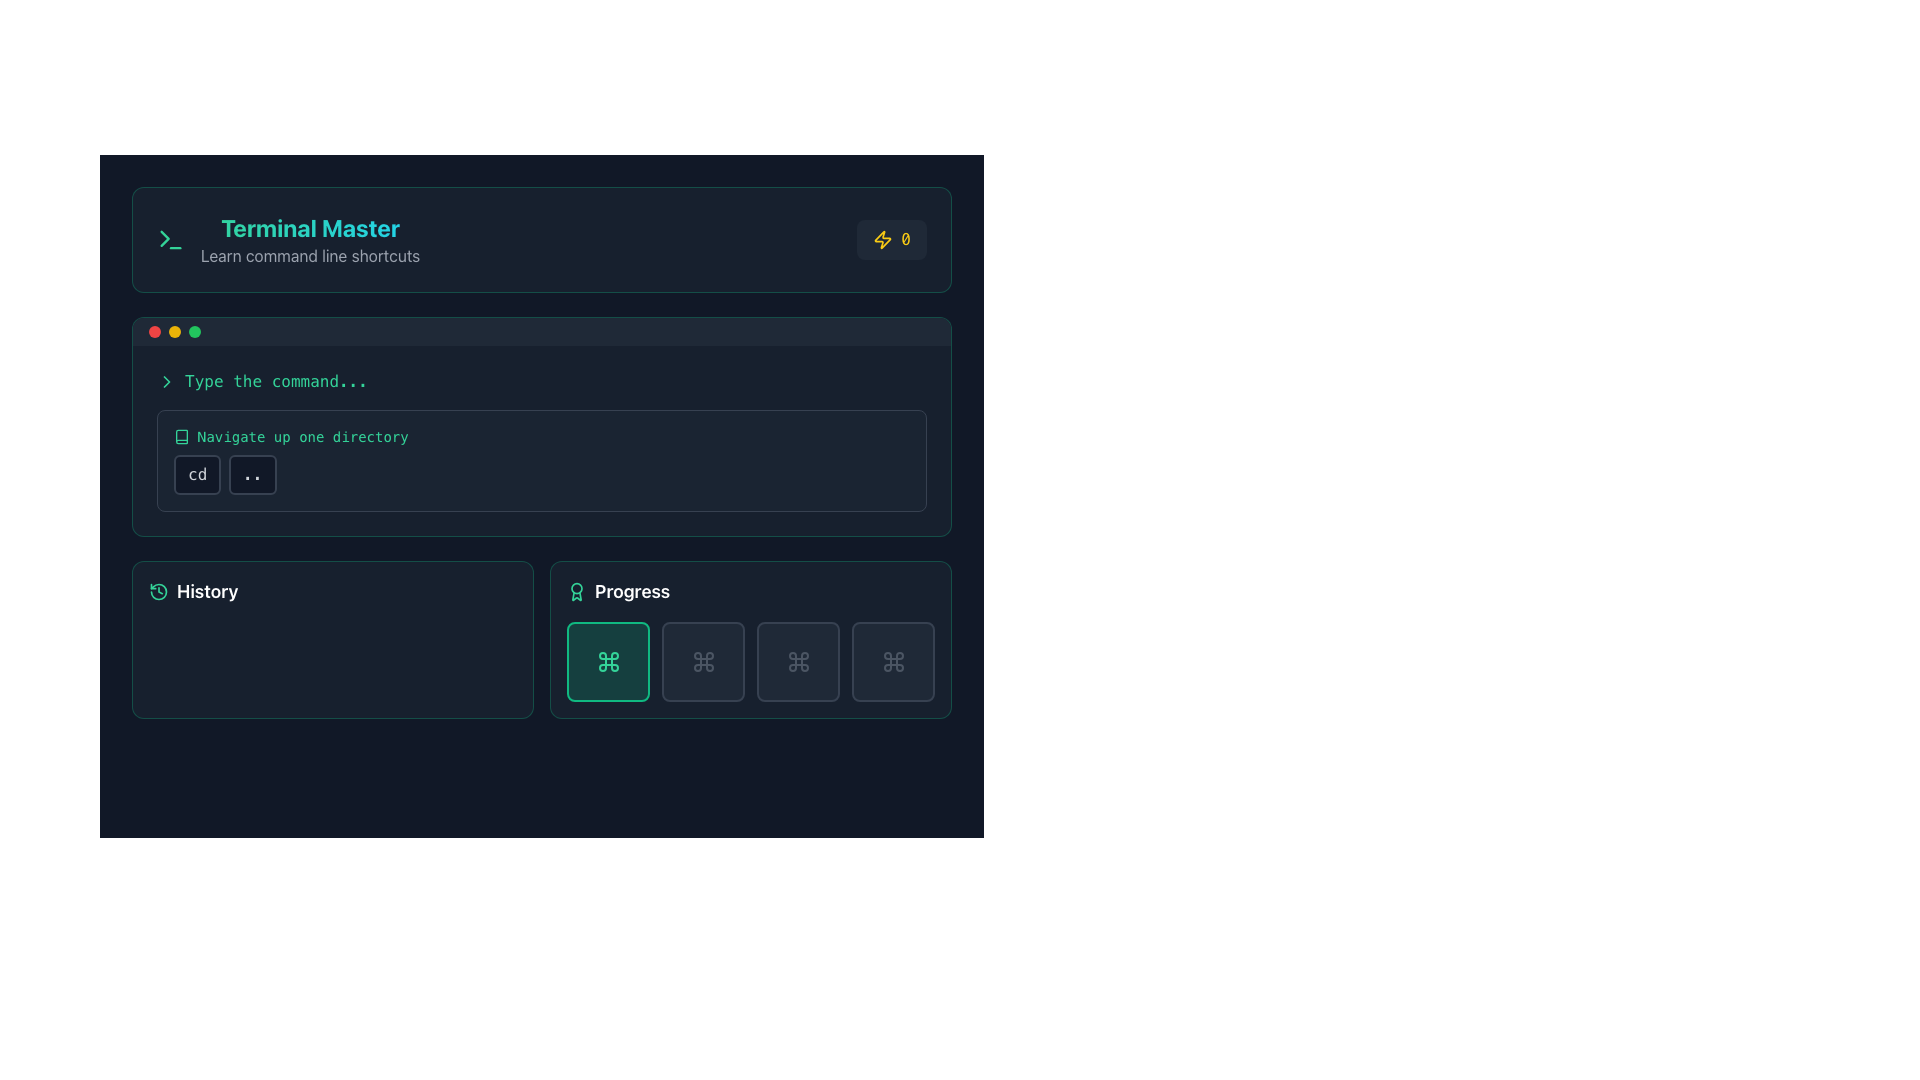 The height and width of the screenshot is (1080, 1920). I want to click on the fourth button in the 'Progress' section, so click(892, 662).